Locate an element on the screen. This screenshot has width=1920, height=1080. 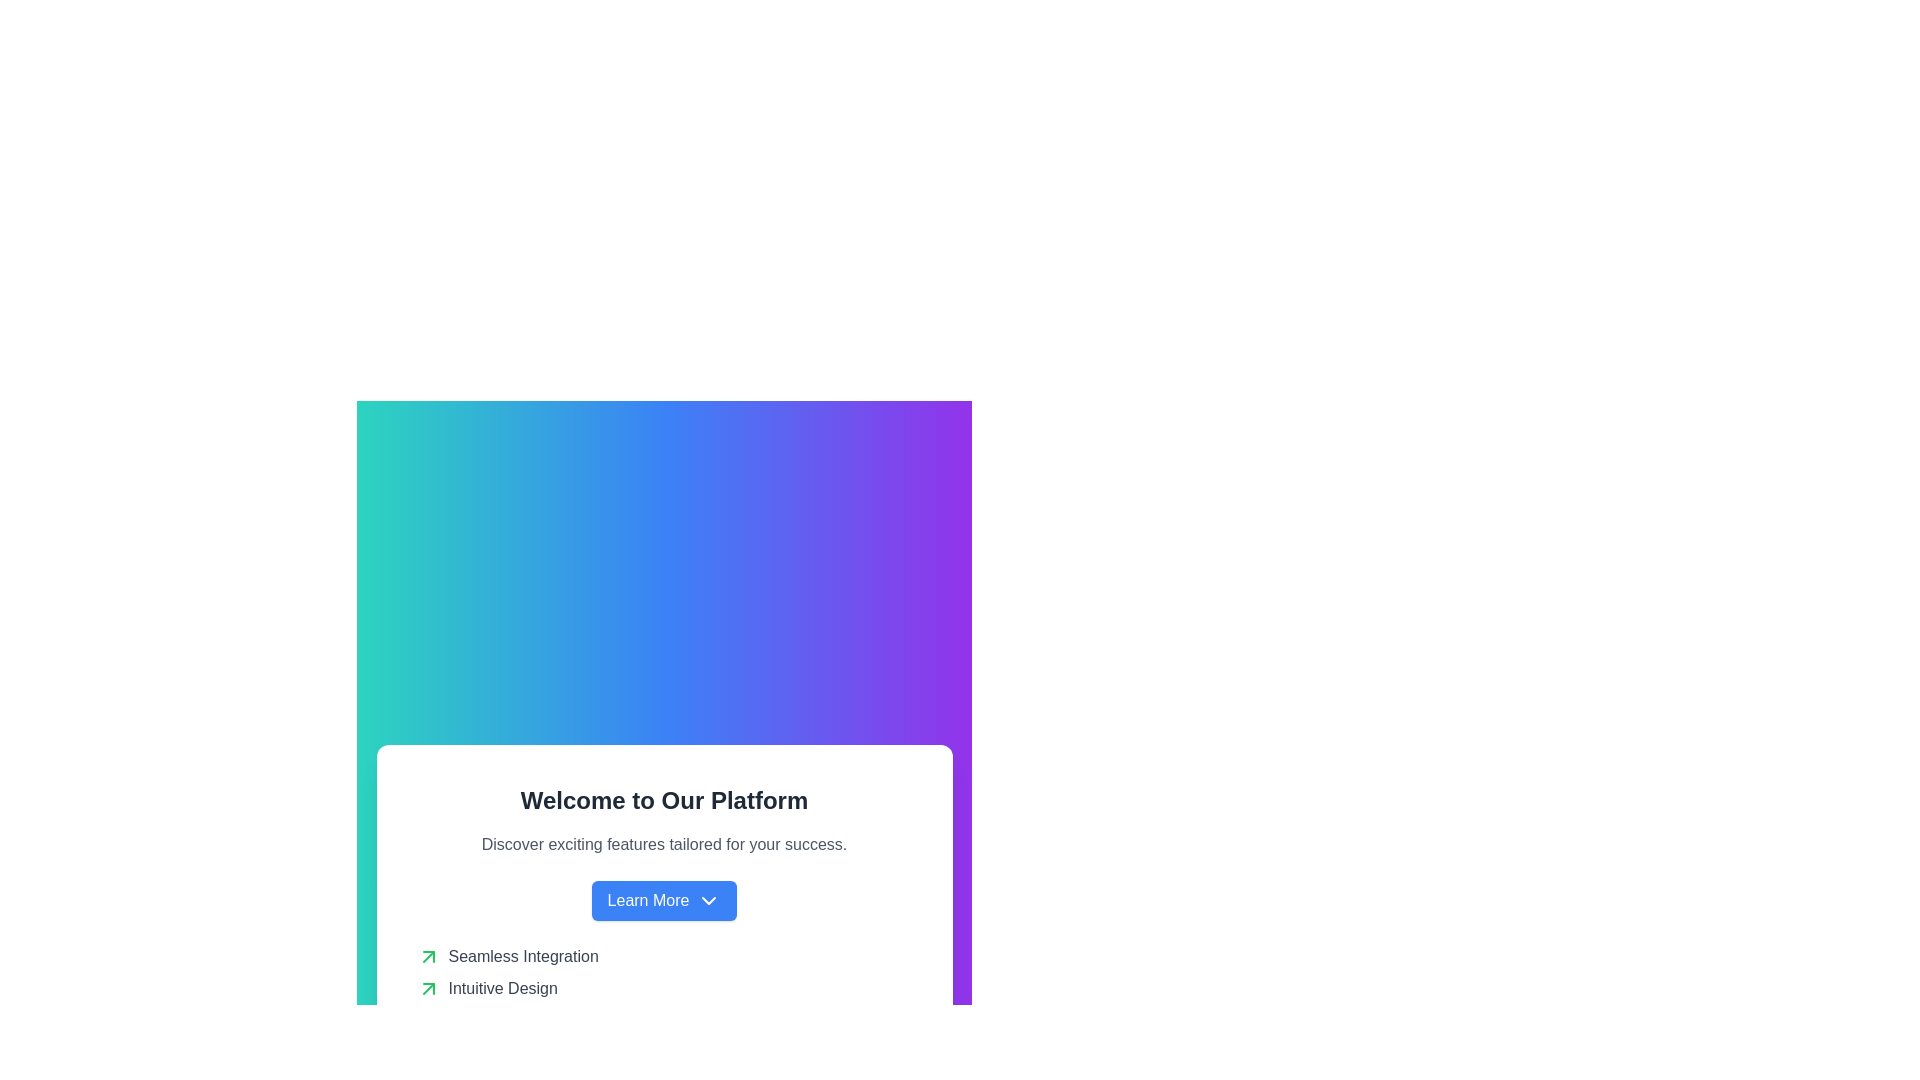
the blue rectangular button labeled 'Learn More' is located at coordinates (664, 901).